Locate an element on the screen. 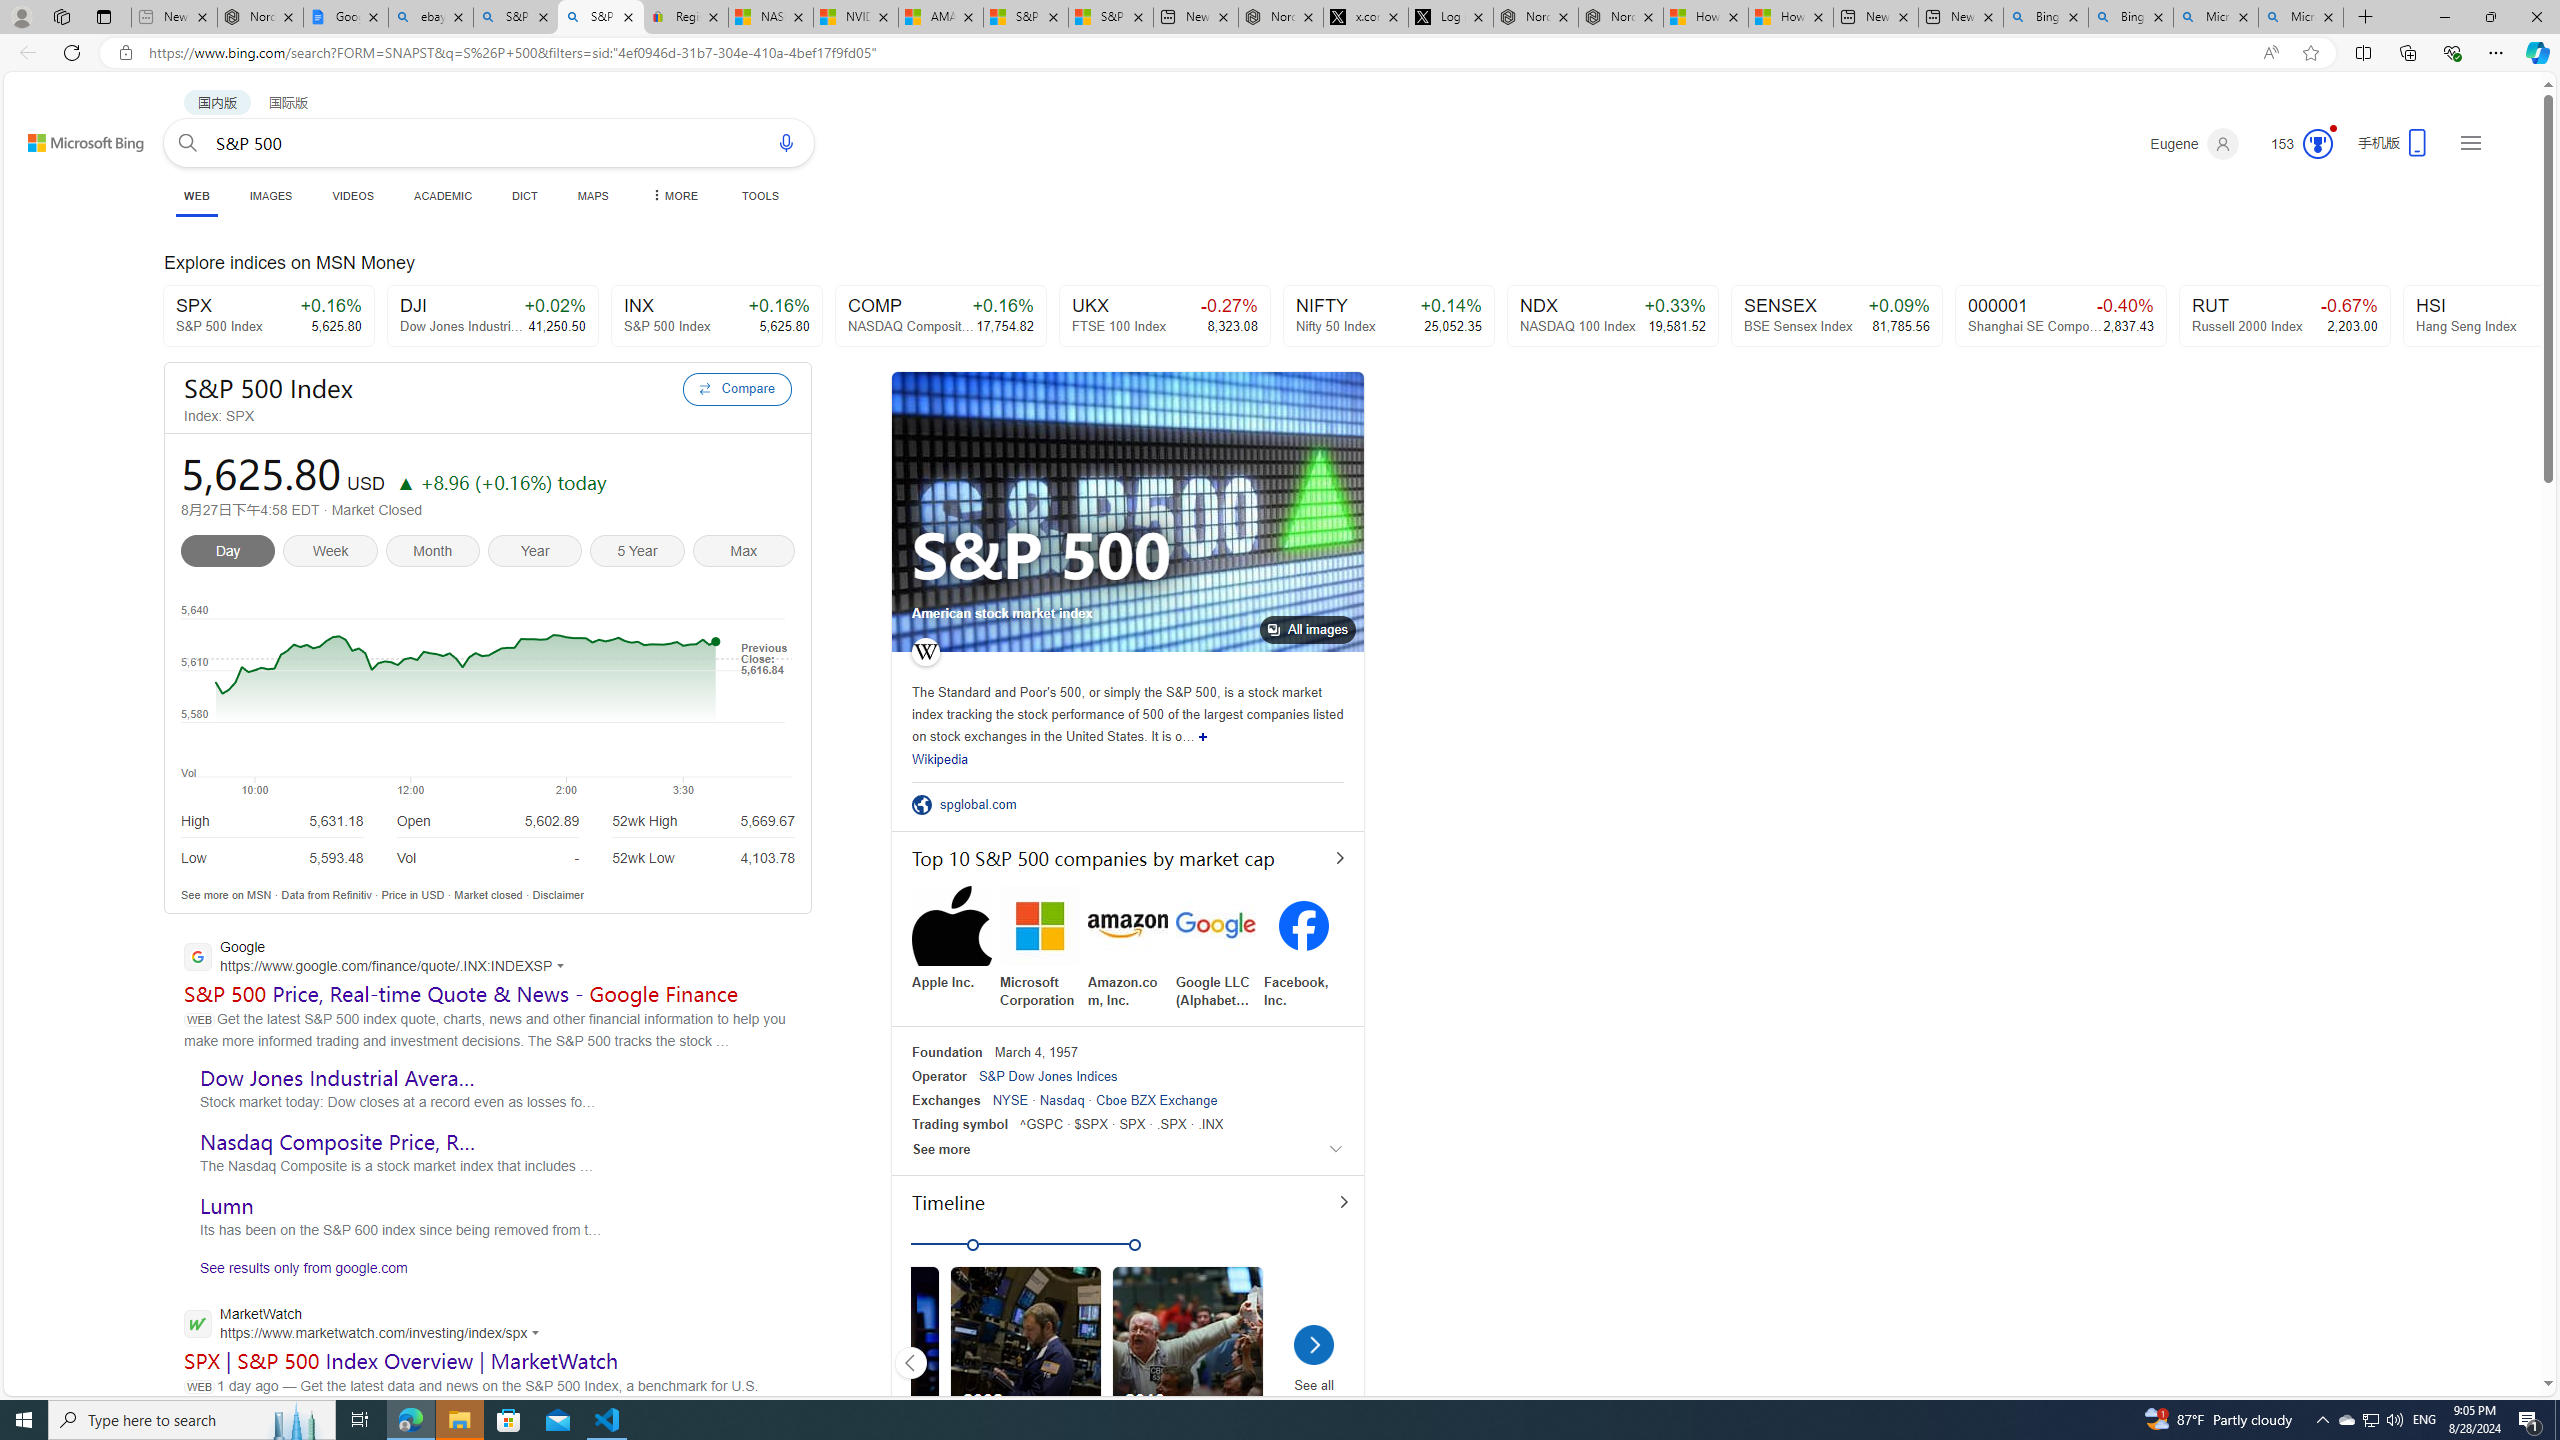 The height and width of the screenshot is (1440, 2560). 'Nasdaq' is located at coordinates (1061, 1099).